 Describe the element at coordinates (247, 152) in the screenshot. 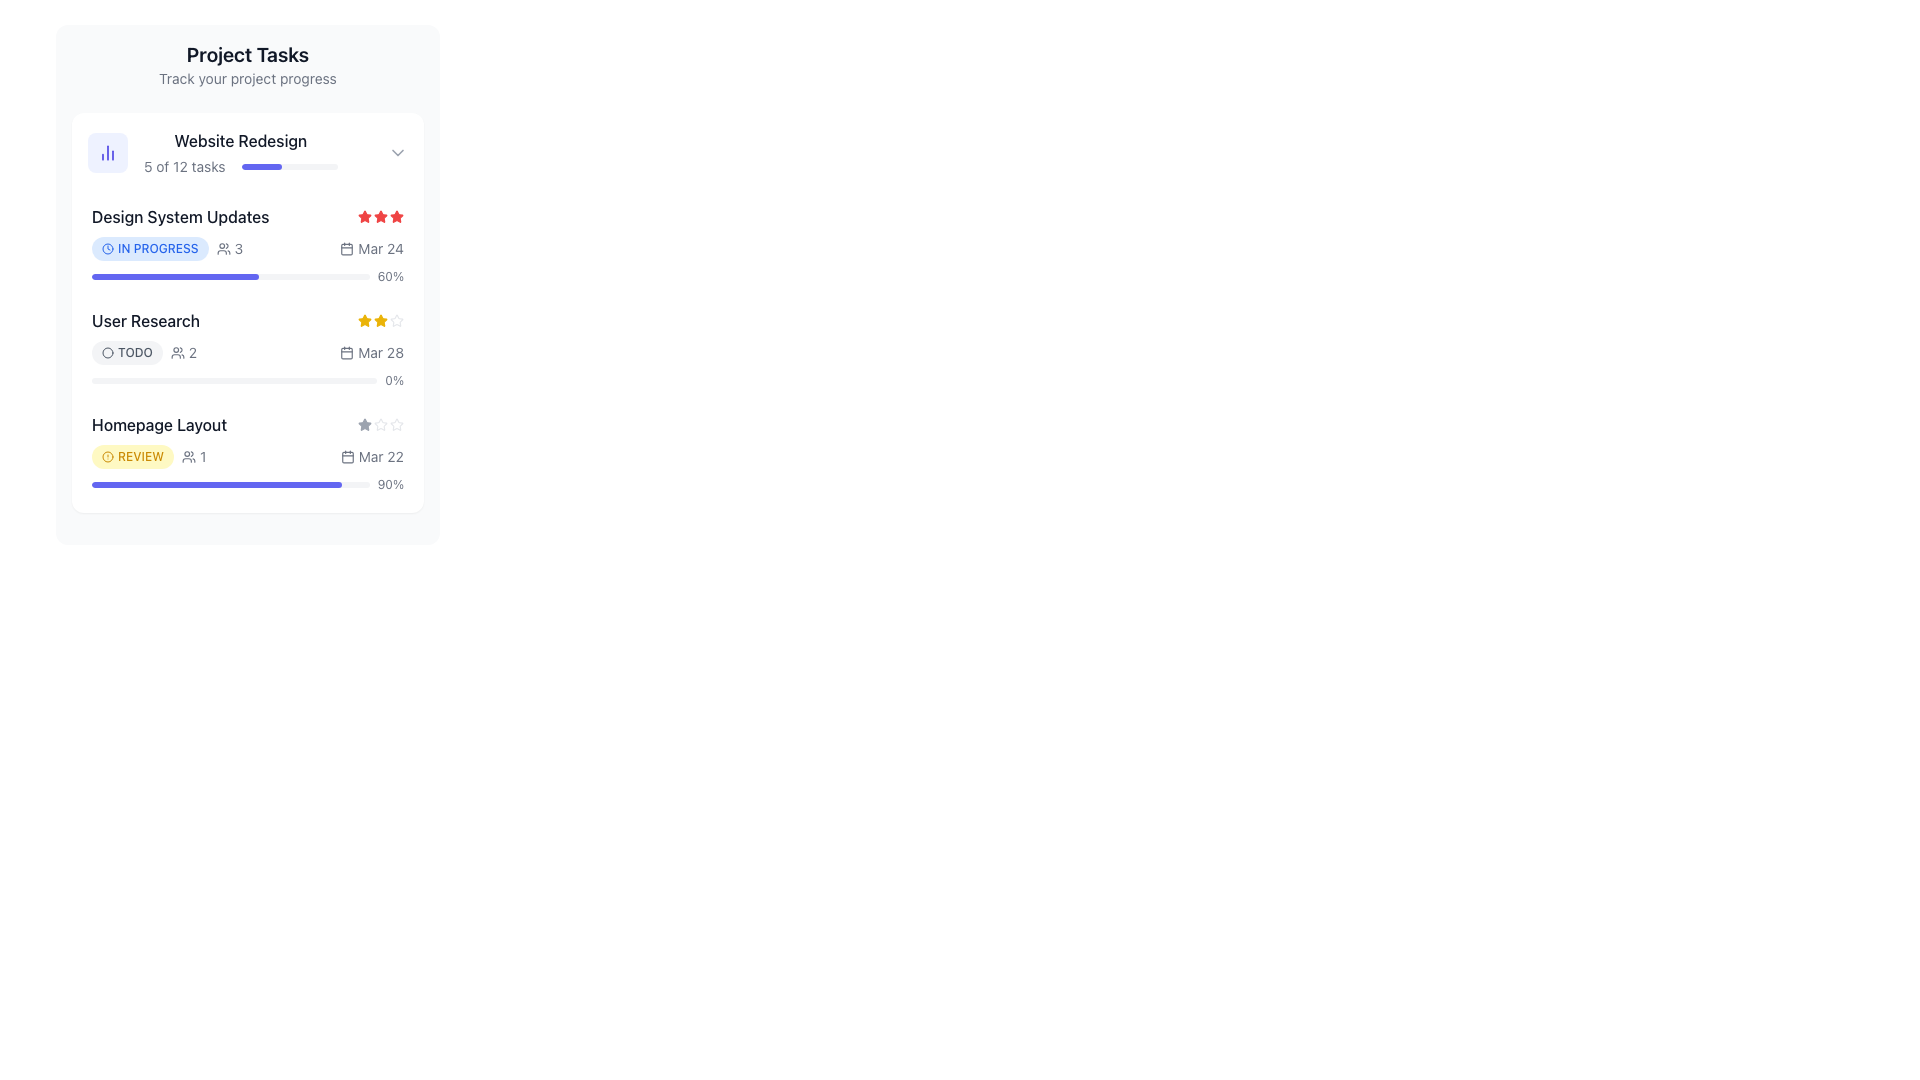

I see `the Task summary component for 'Website Redesign'` at that location.